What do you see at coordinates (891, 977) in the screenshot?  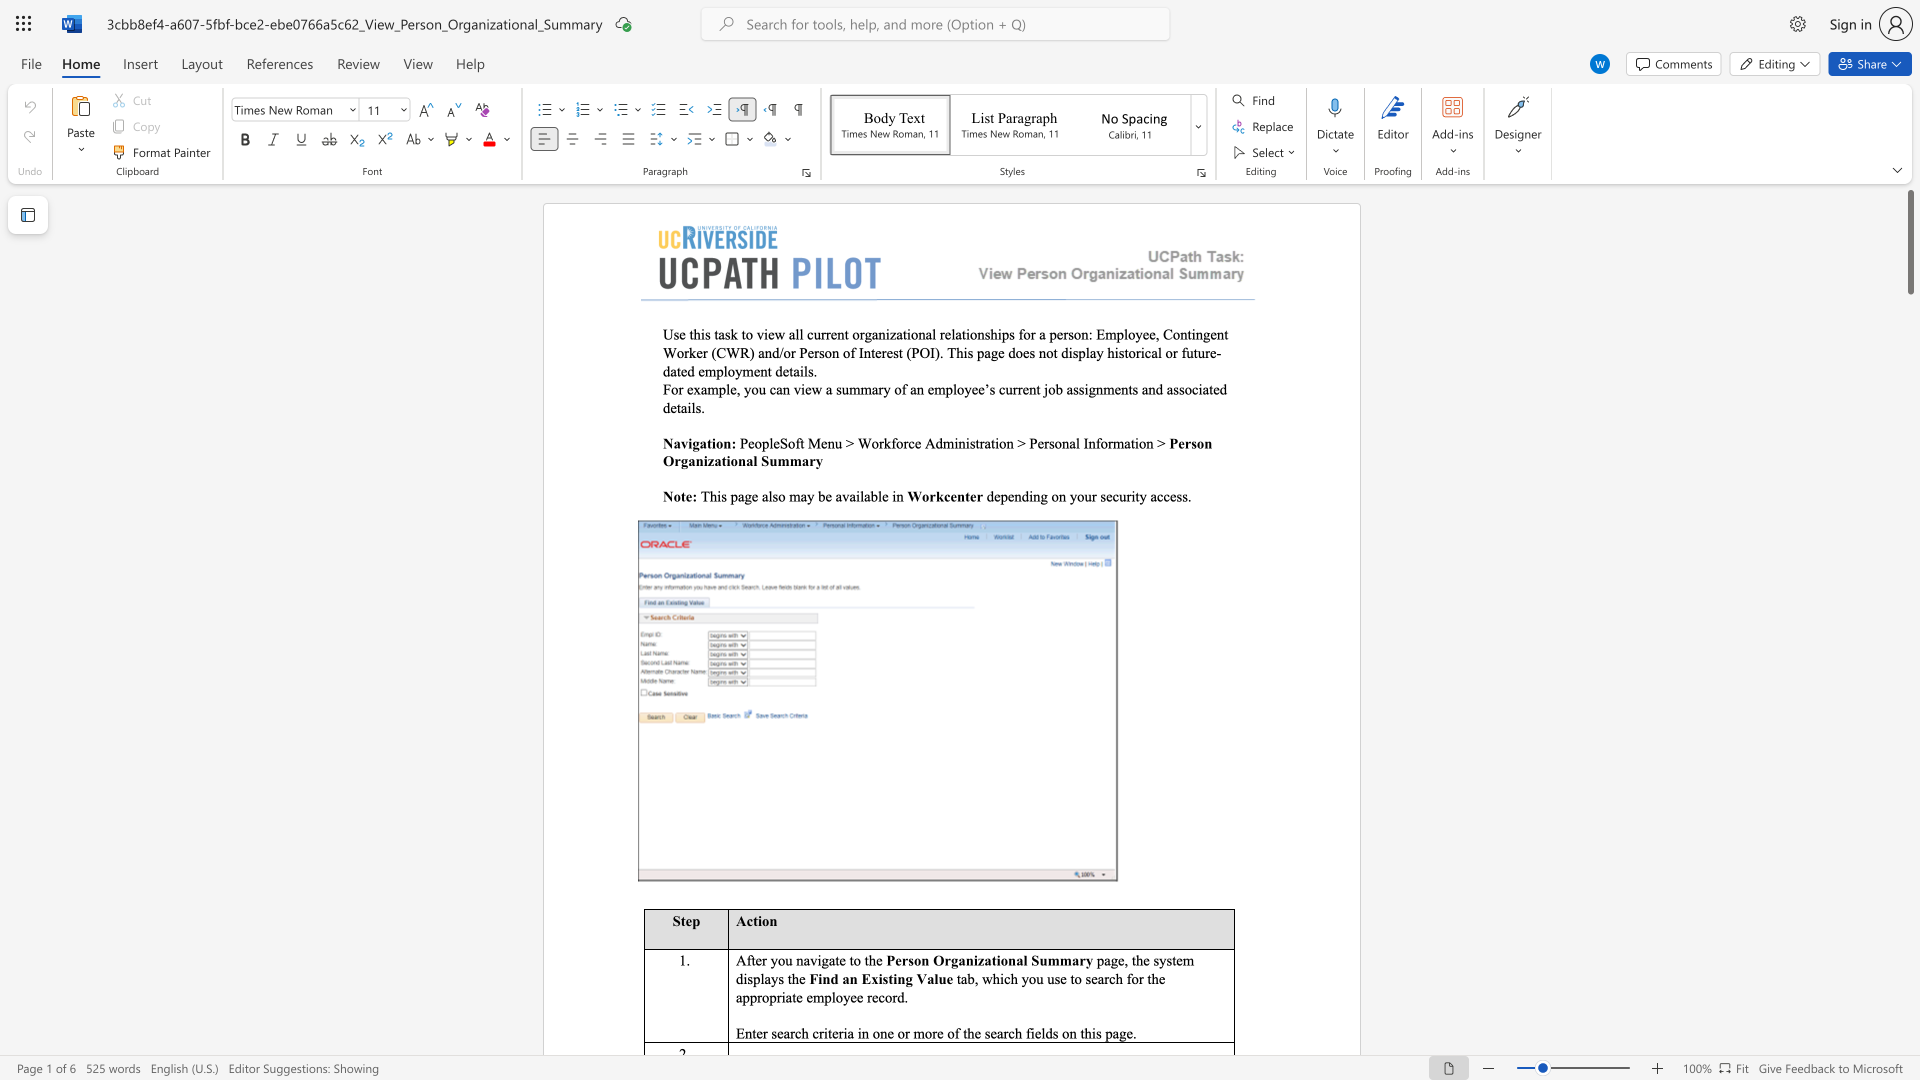 I see `the space between the continuous character "t" and "i" in the text` at bounding box center [891, 977].